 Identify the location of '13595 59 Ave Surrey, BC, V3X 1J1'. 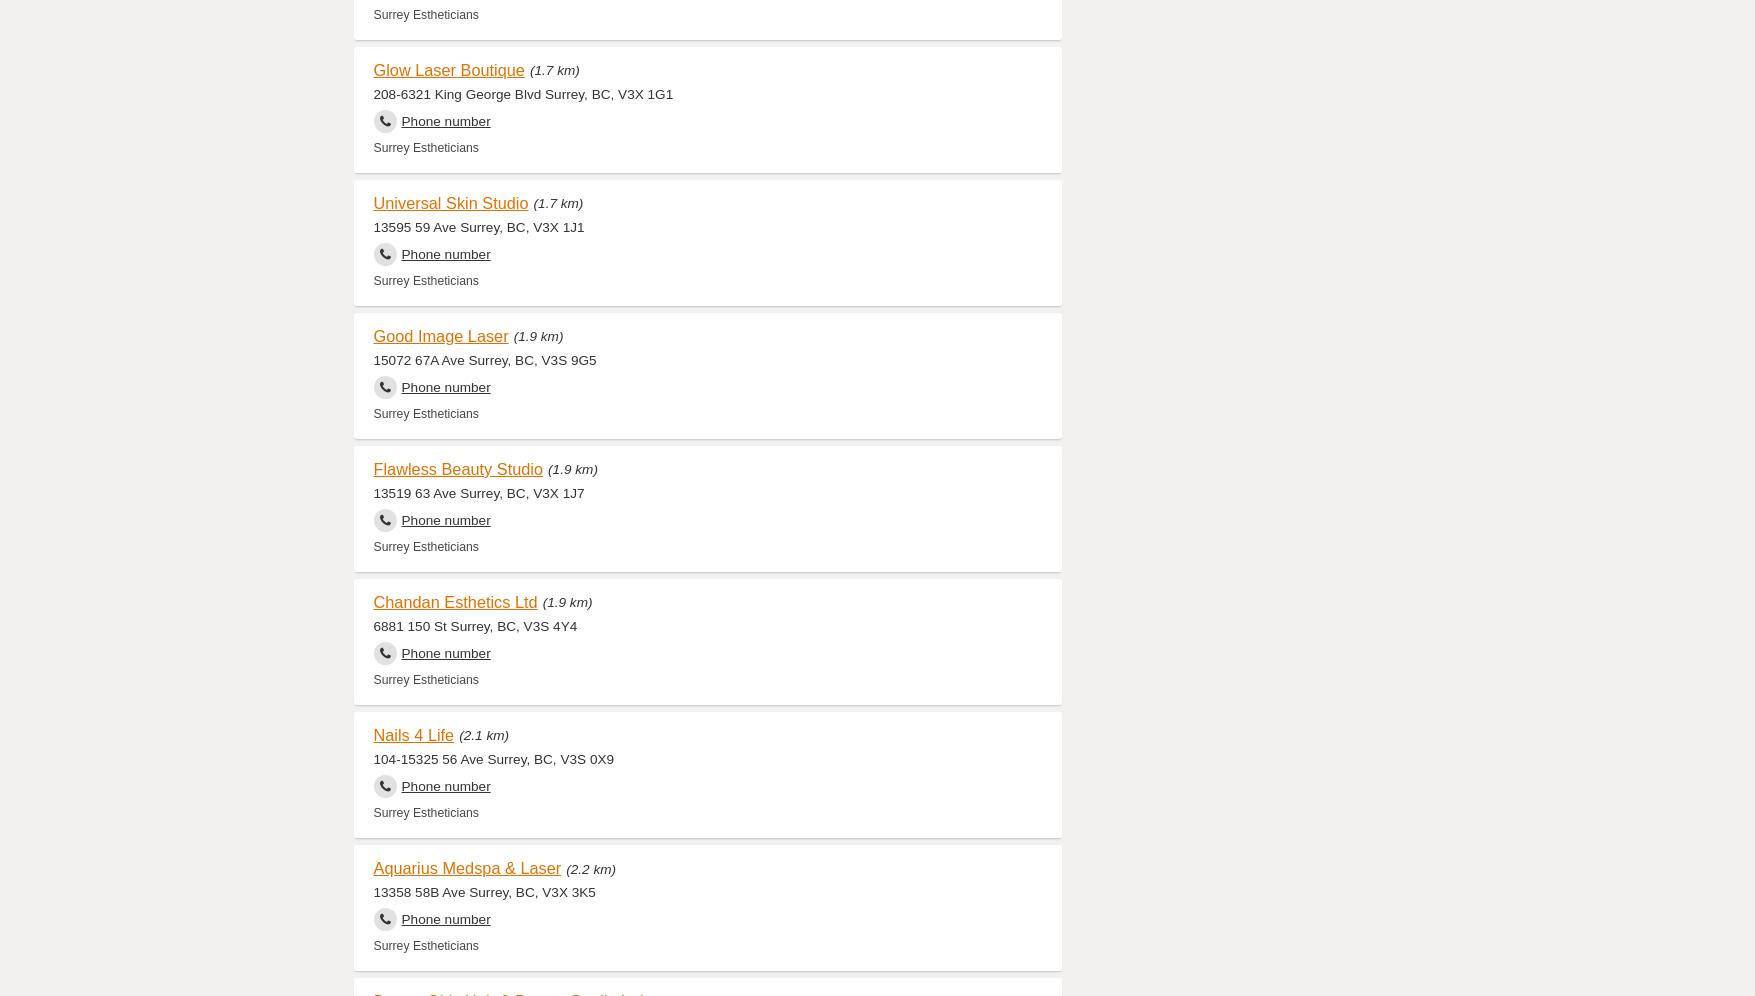
(371, 225).